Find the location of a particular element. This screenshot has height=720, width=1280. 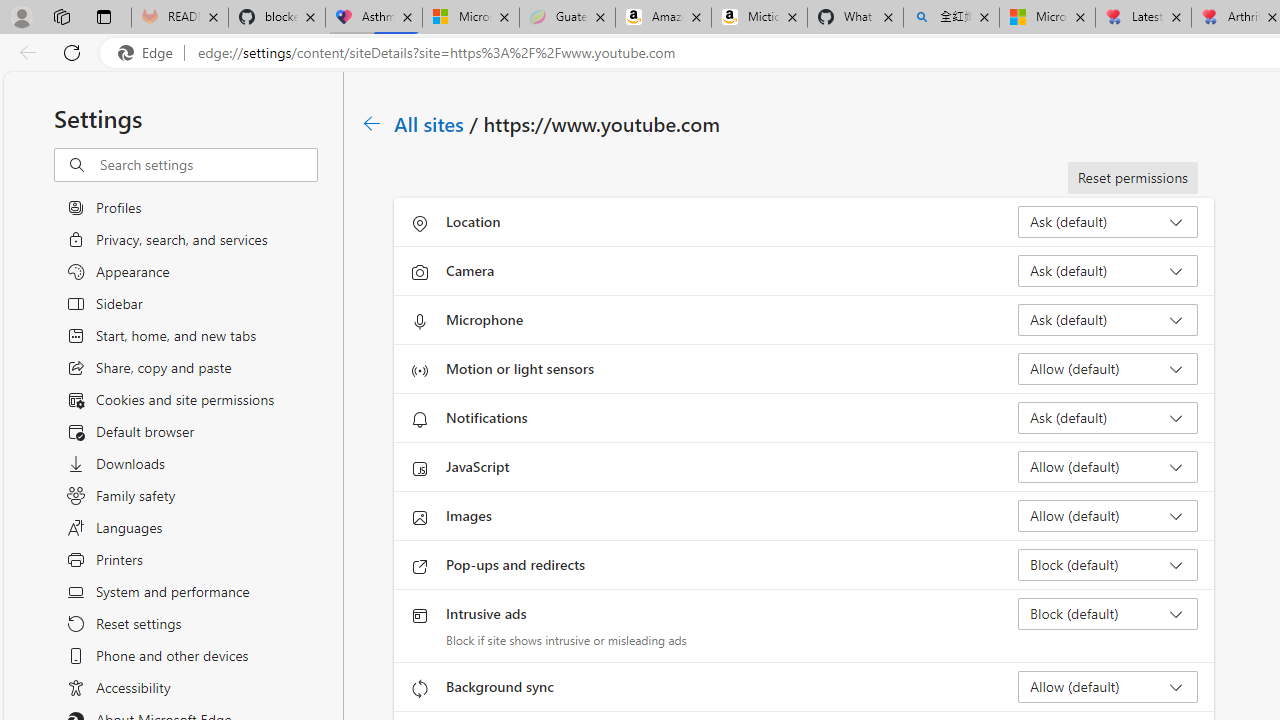

'Background sync Allow (default)' is located at coordinates (1106, 685).